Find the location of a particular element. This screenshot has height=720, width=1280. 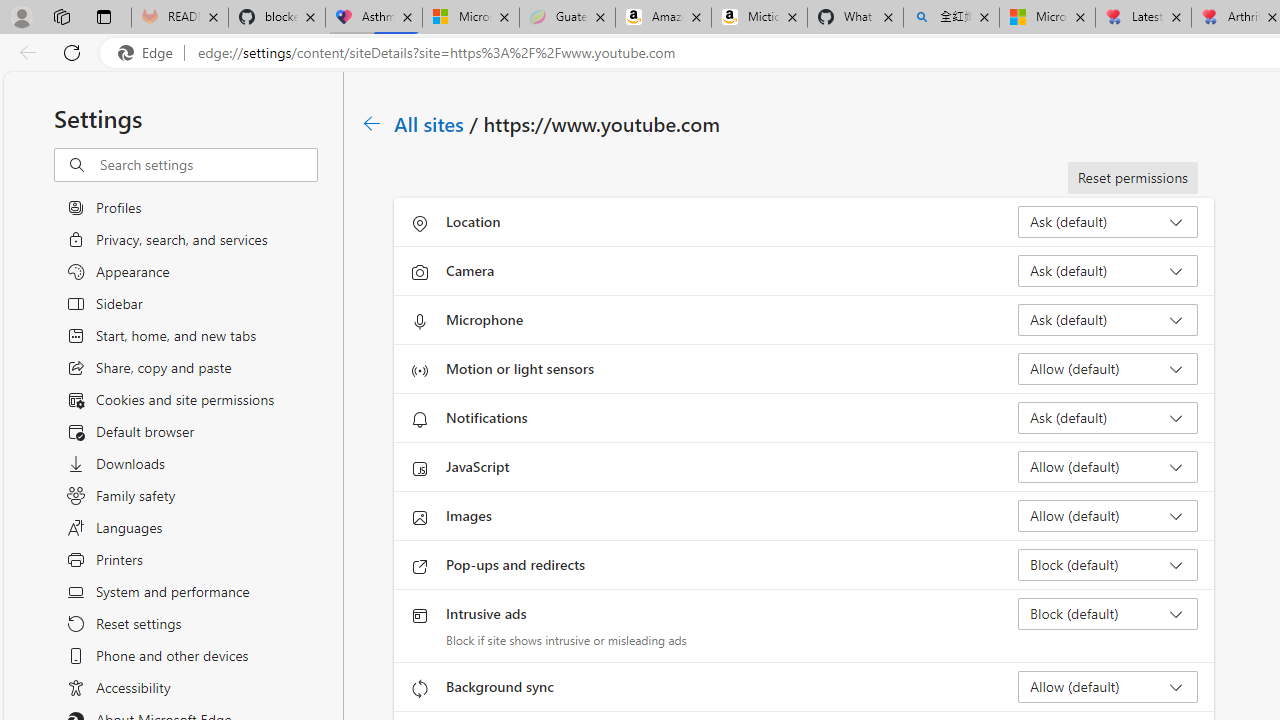

'Background sync Allow (default)' is located at coordinates (1106, 685).